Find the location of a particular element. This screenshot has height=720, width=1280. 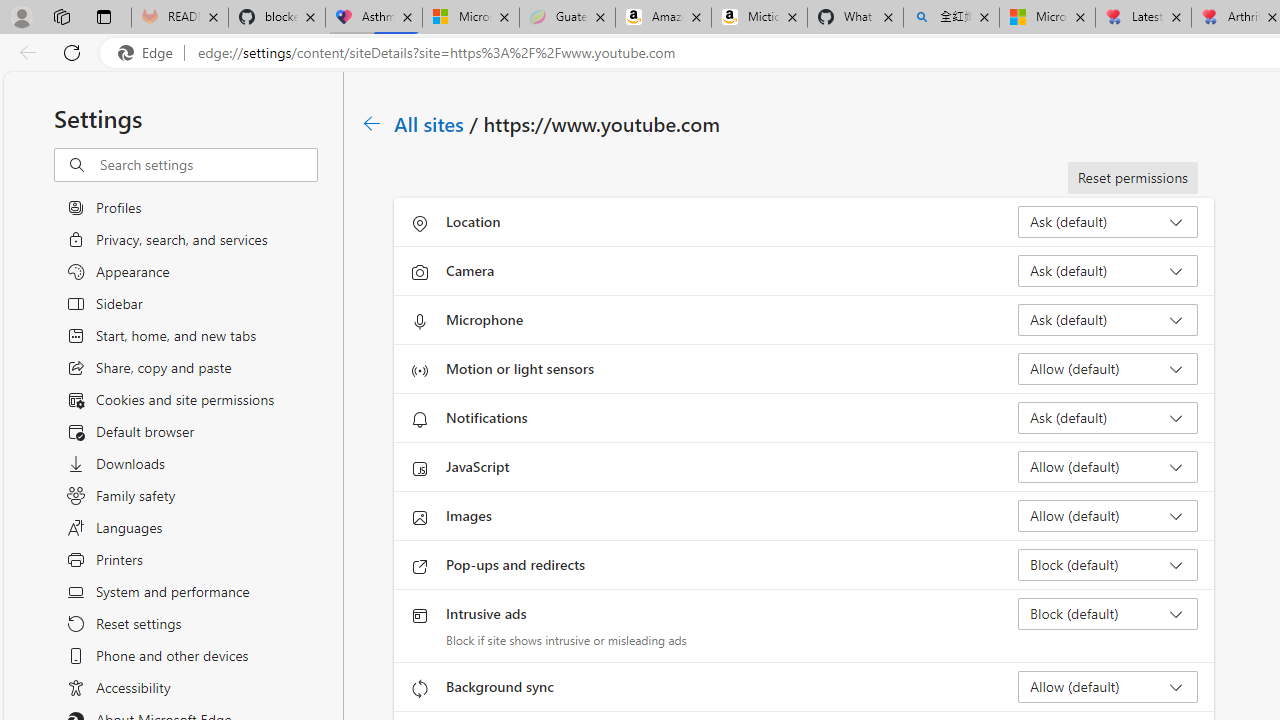

'Background sync Allow (default)' is located at coordinates (1106, 685).